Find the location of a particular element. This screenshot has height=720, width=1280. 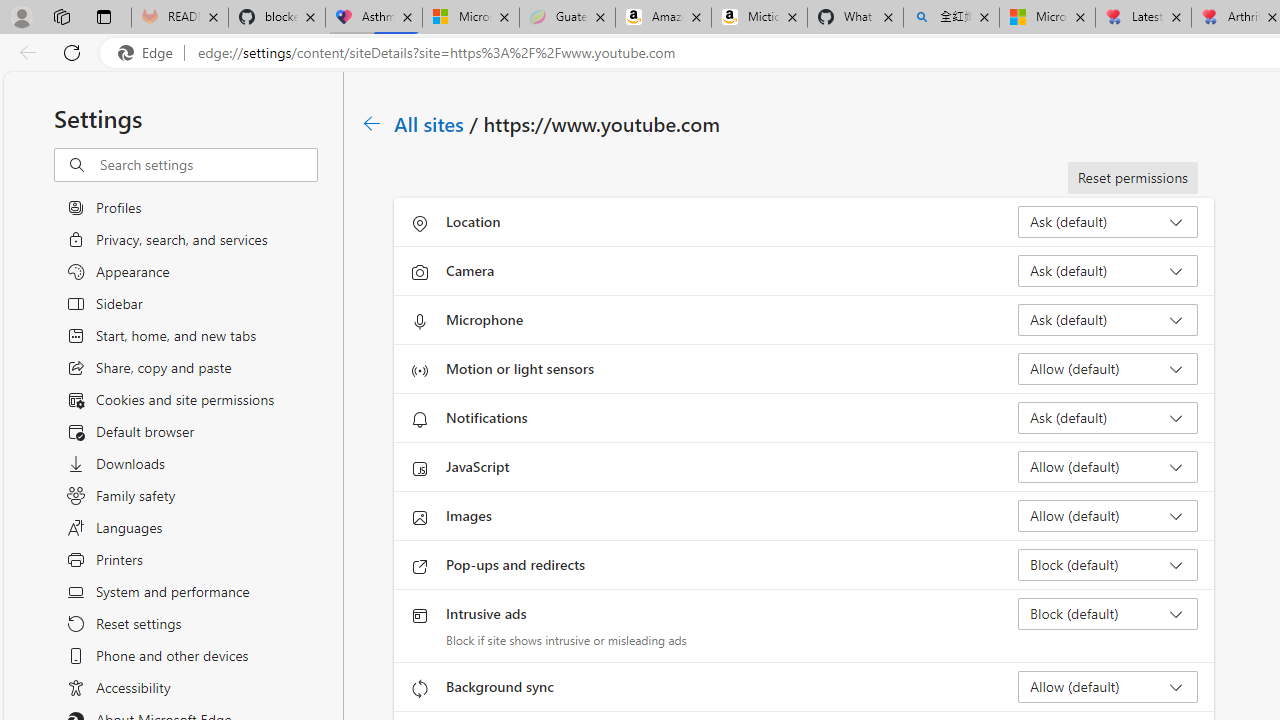

'Background sync Allow (default)' is located at coordinates (1106, 685).